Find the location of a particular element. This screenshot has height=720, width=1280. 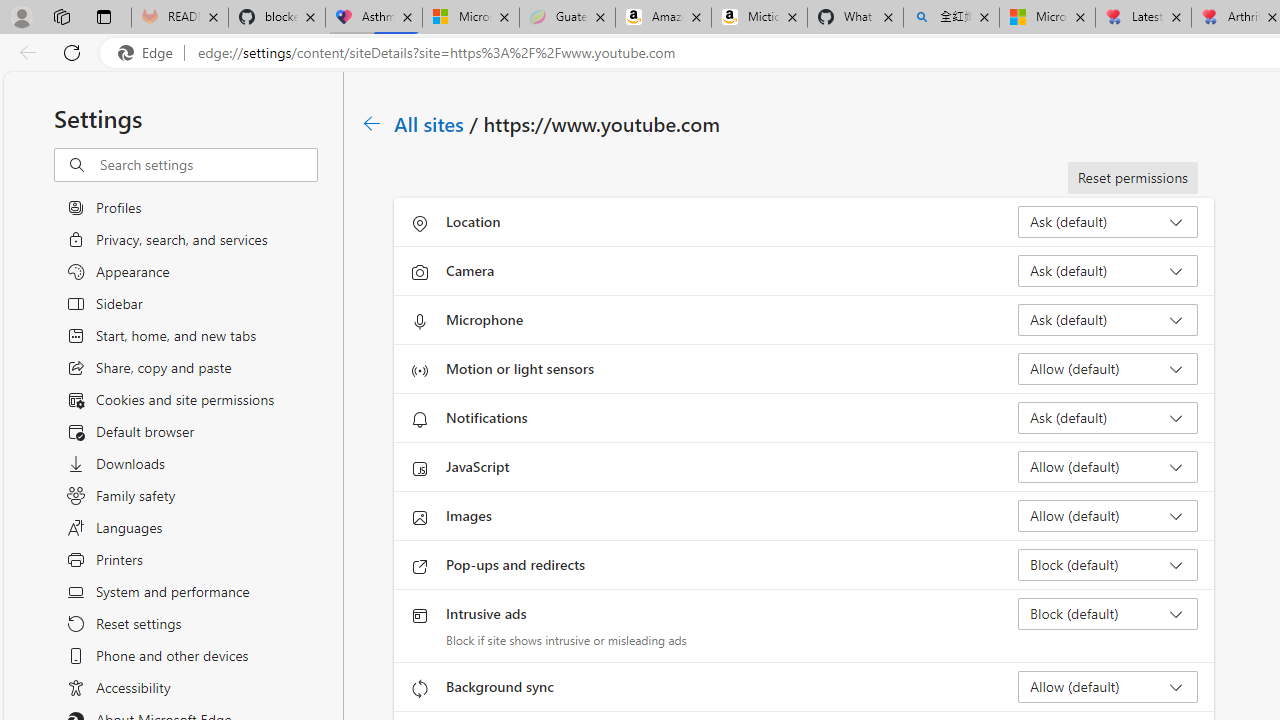

'Background sync Allow (default)' is located at coordinates (1106, 685).